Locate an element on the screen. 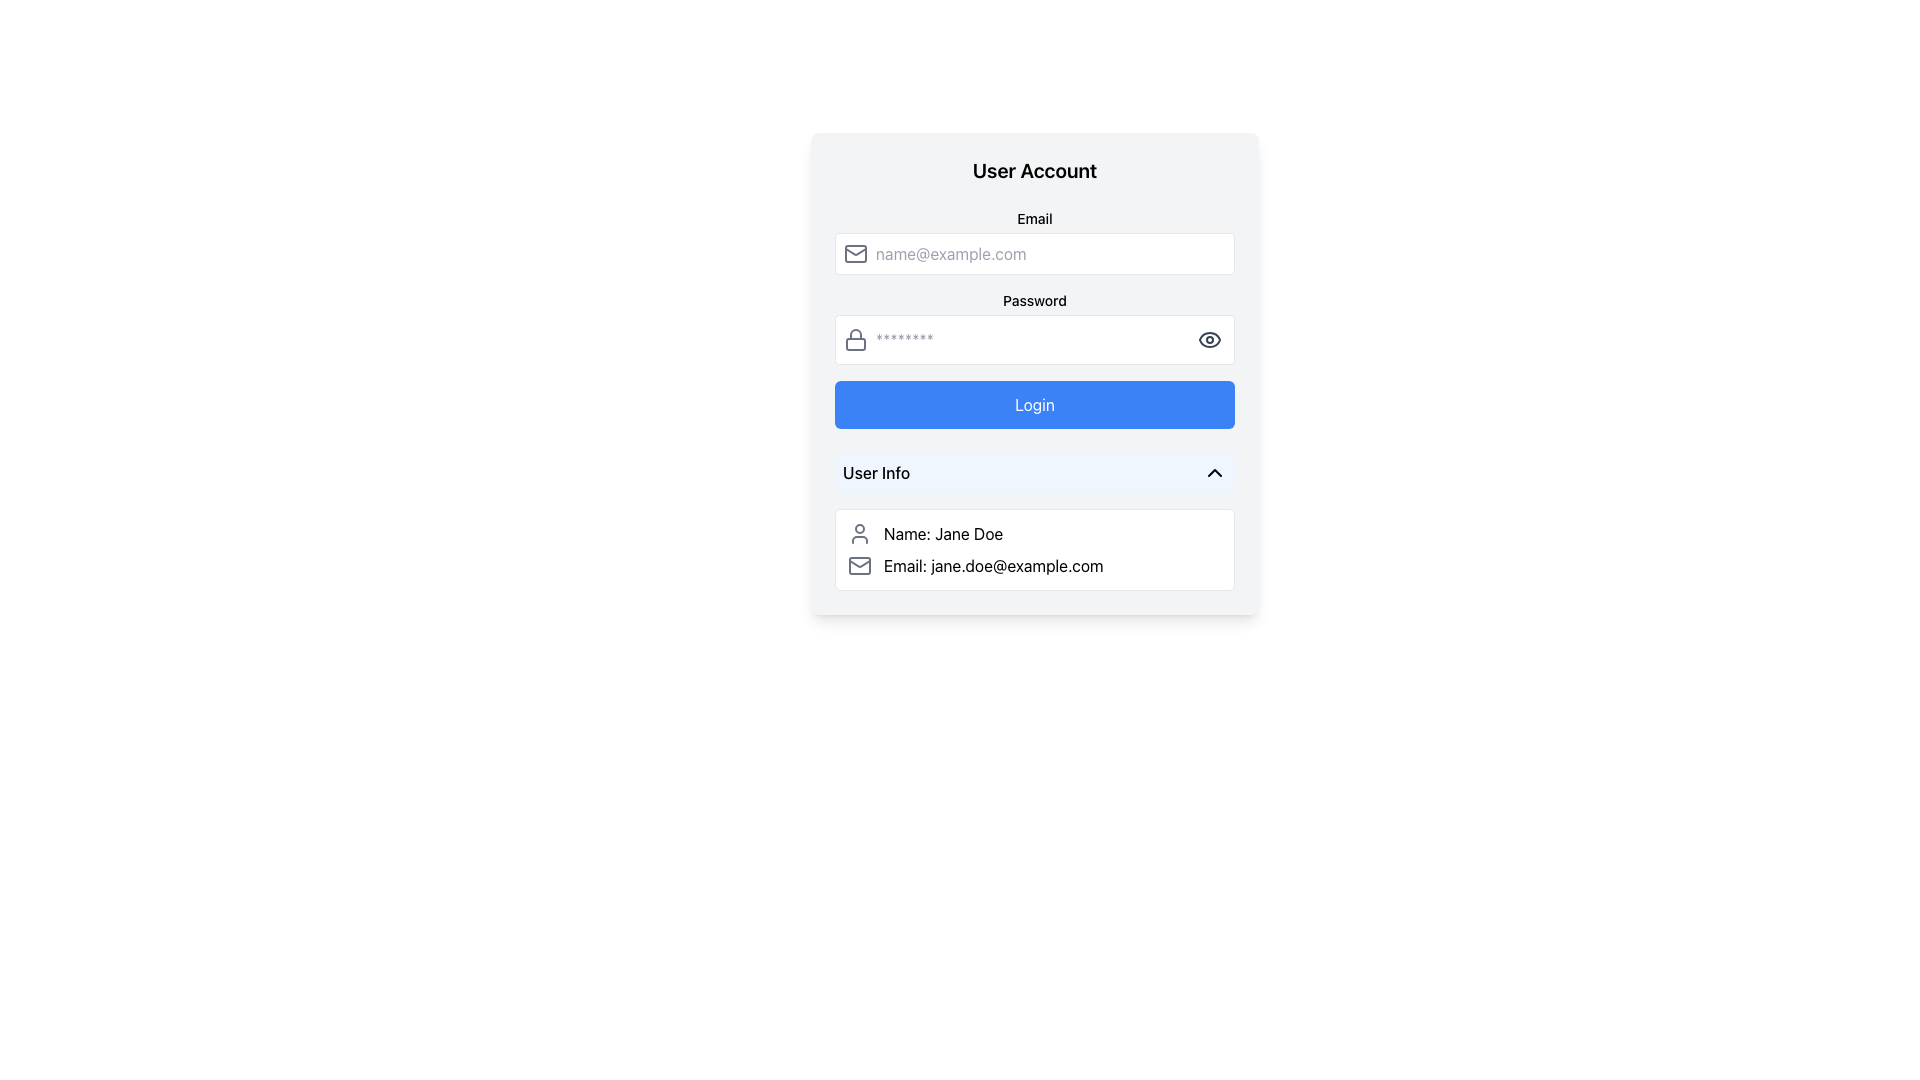 This screenshot has height=1080, width=1920. the email address display element, which is labeled 'Email:' and located under 'Name: Jane Doe' in the 'User Info' section is located at coordinates (1035, 566).